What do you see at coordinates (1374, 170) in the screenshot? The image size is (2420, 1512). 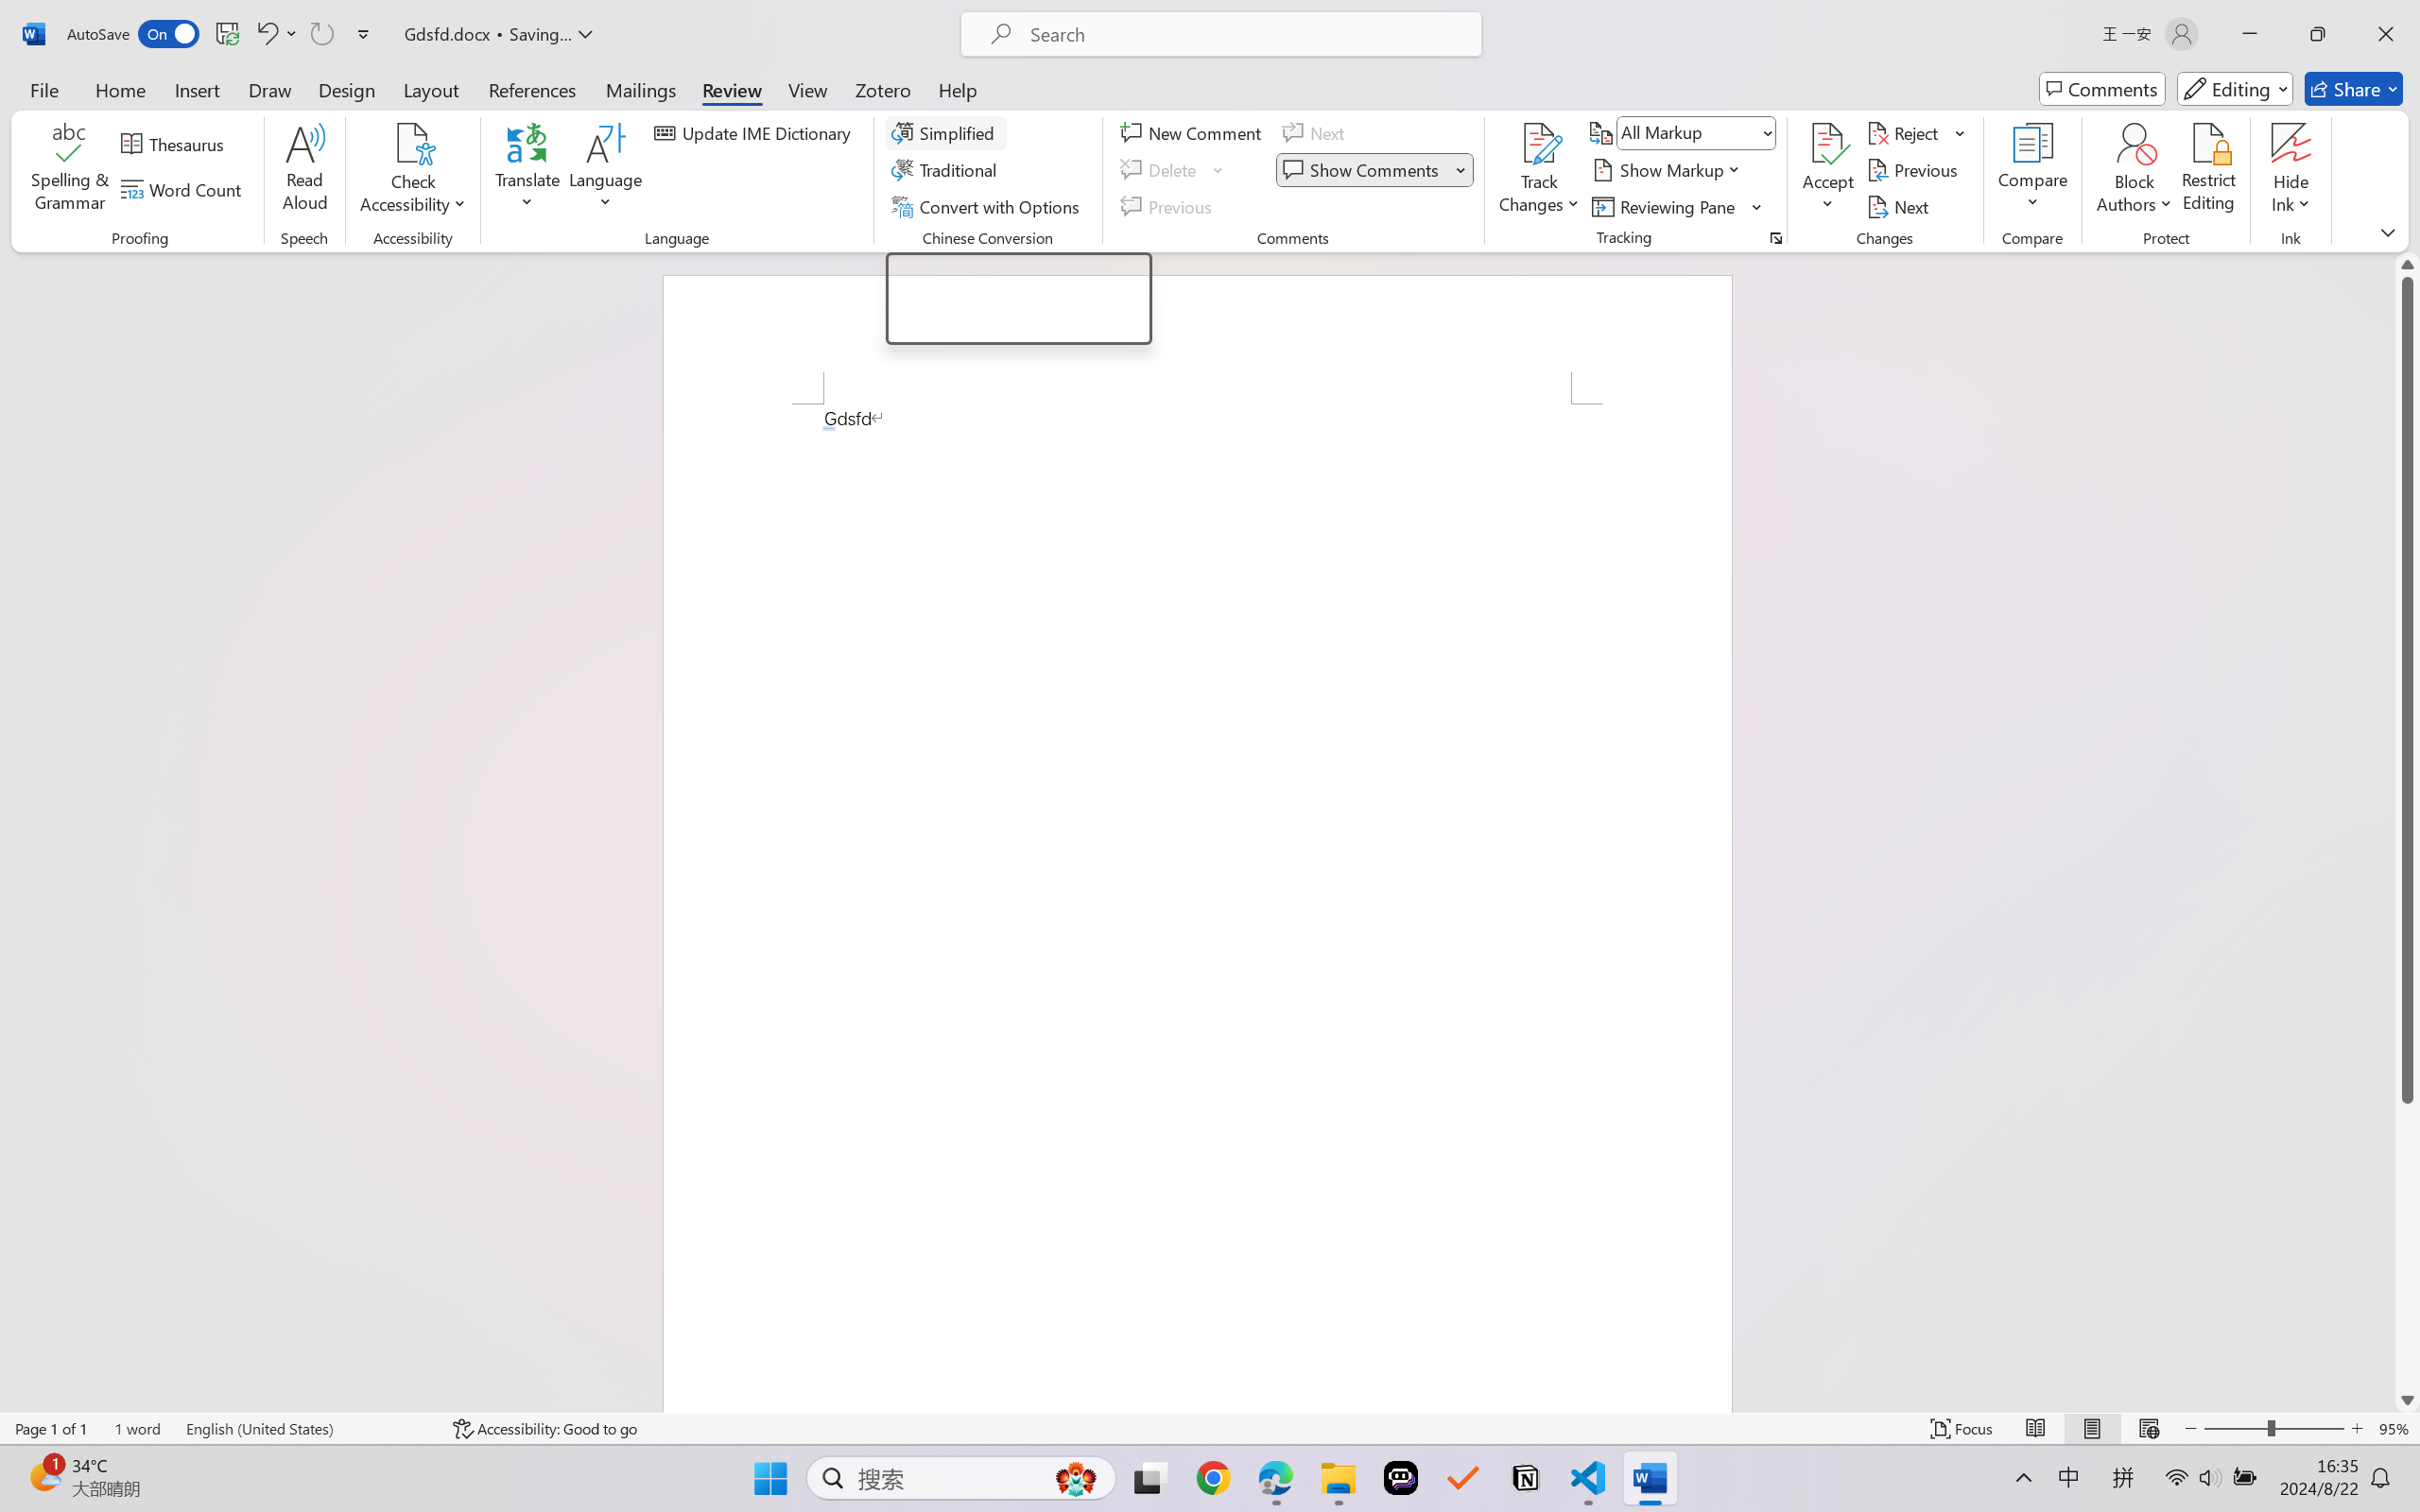 I see `'Show Comments'` at bounding box center [1374, 170].